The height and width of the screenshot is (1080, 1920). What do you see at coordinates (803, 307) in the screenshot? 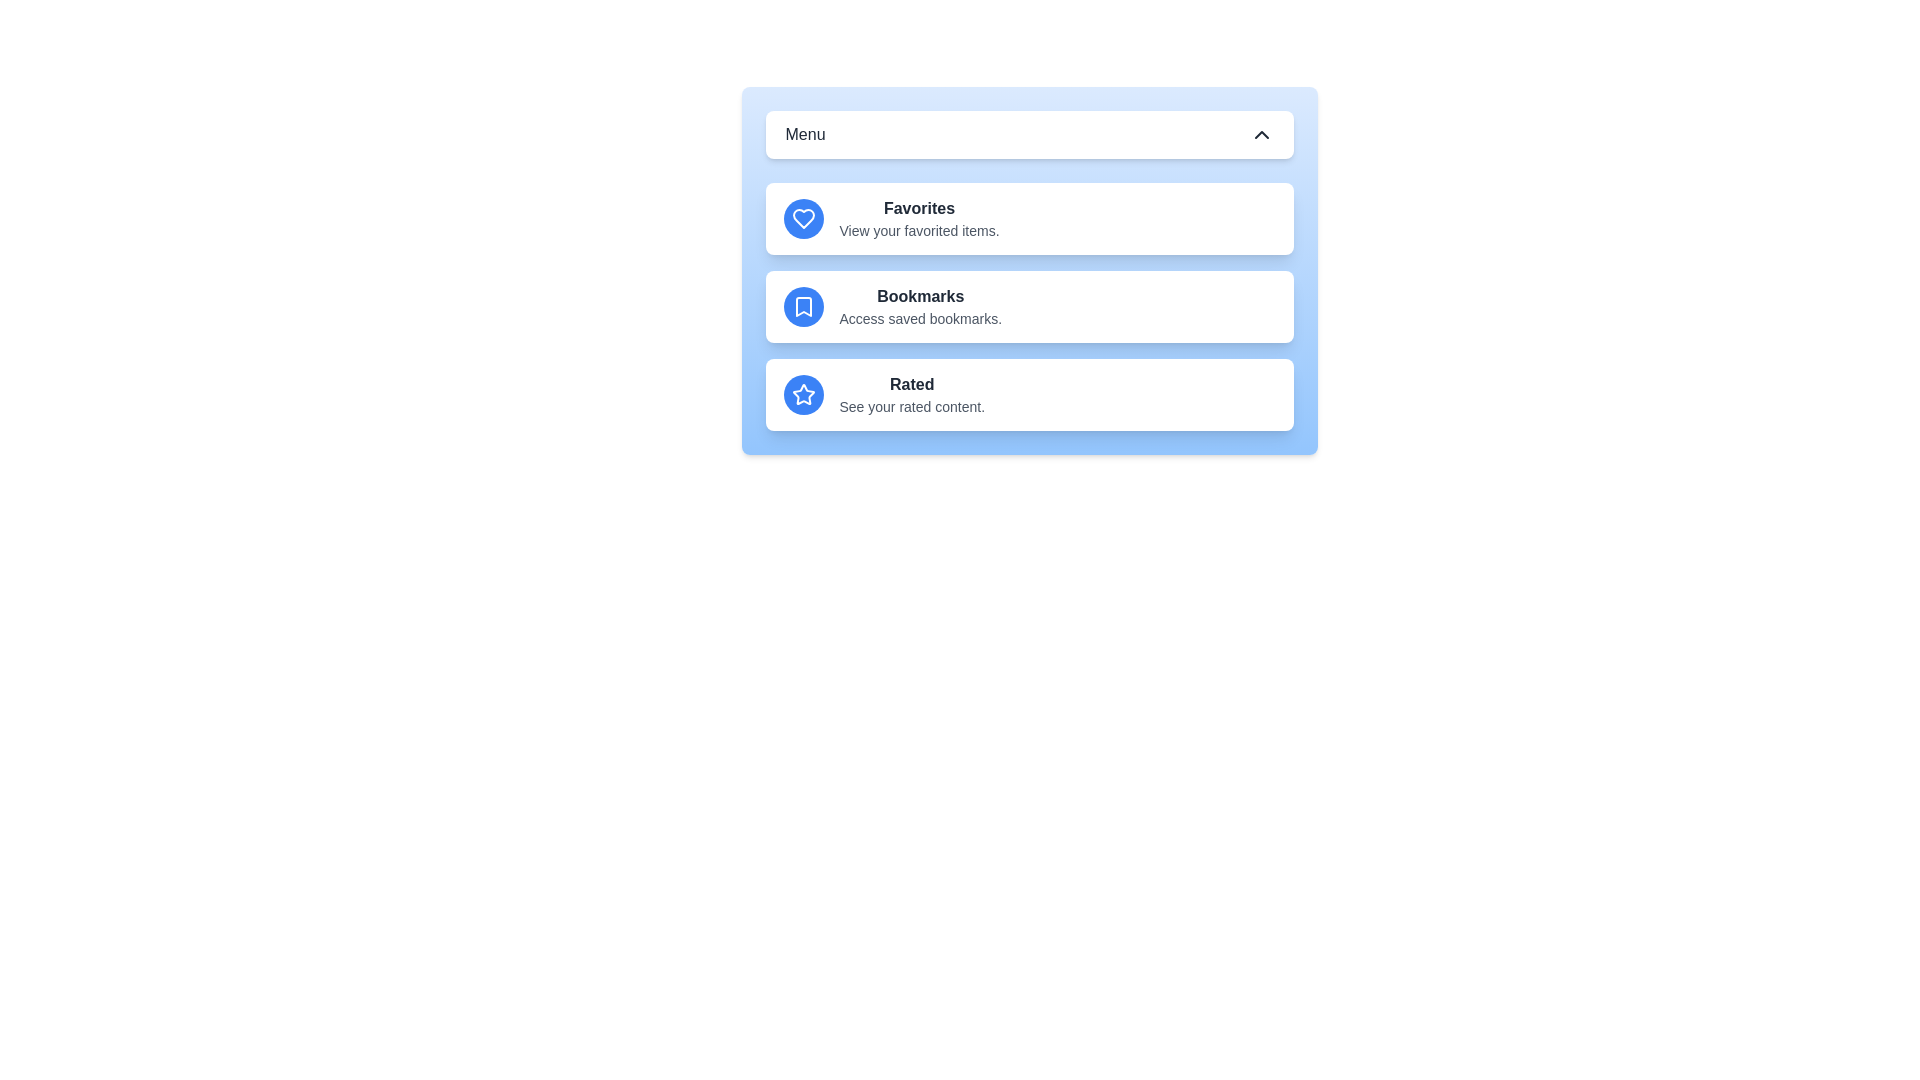
I see `the icon of the menu item Bookmarks` at bounding box center [803, 307].